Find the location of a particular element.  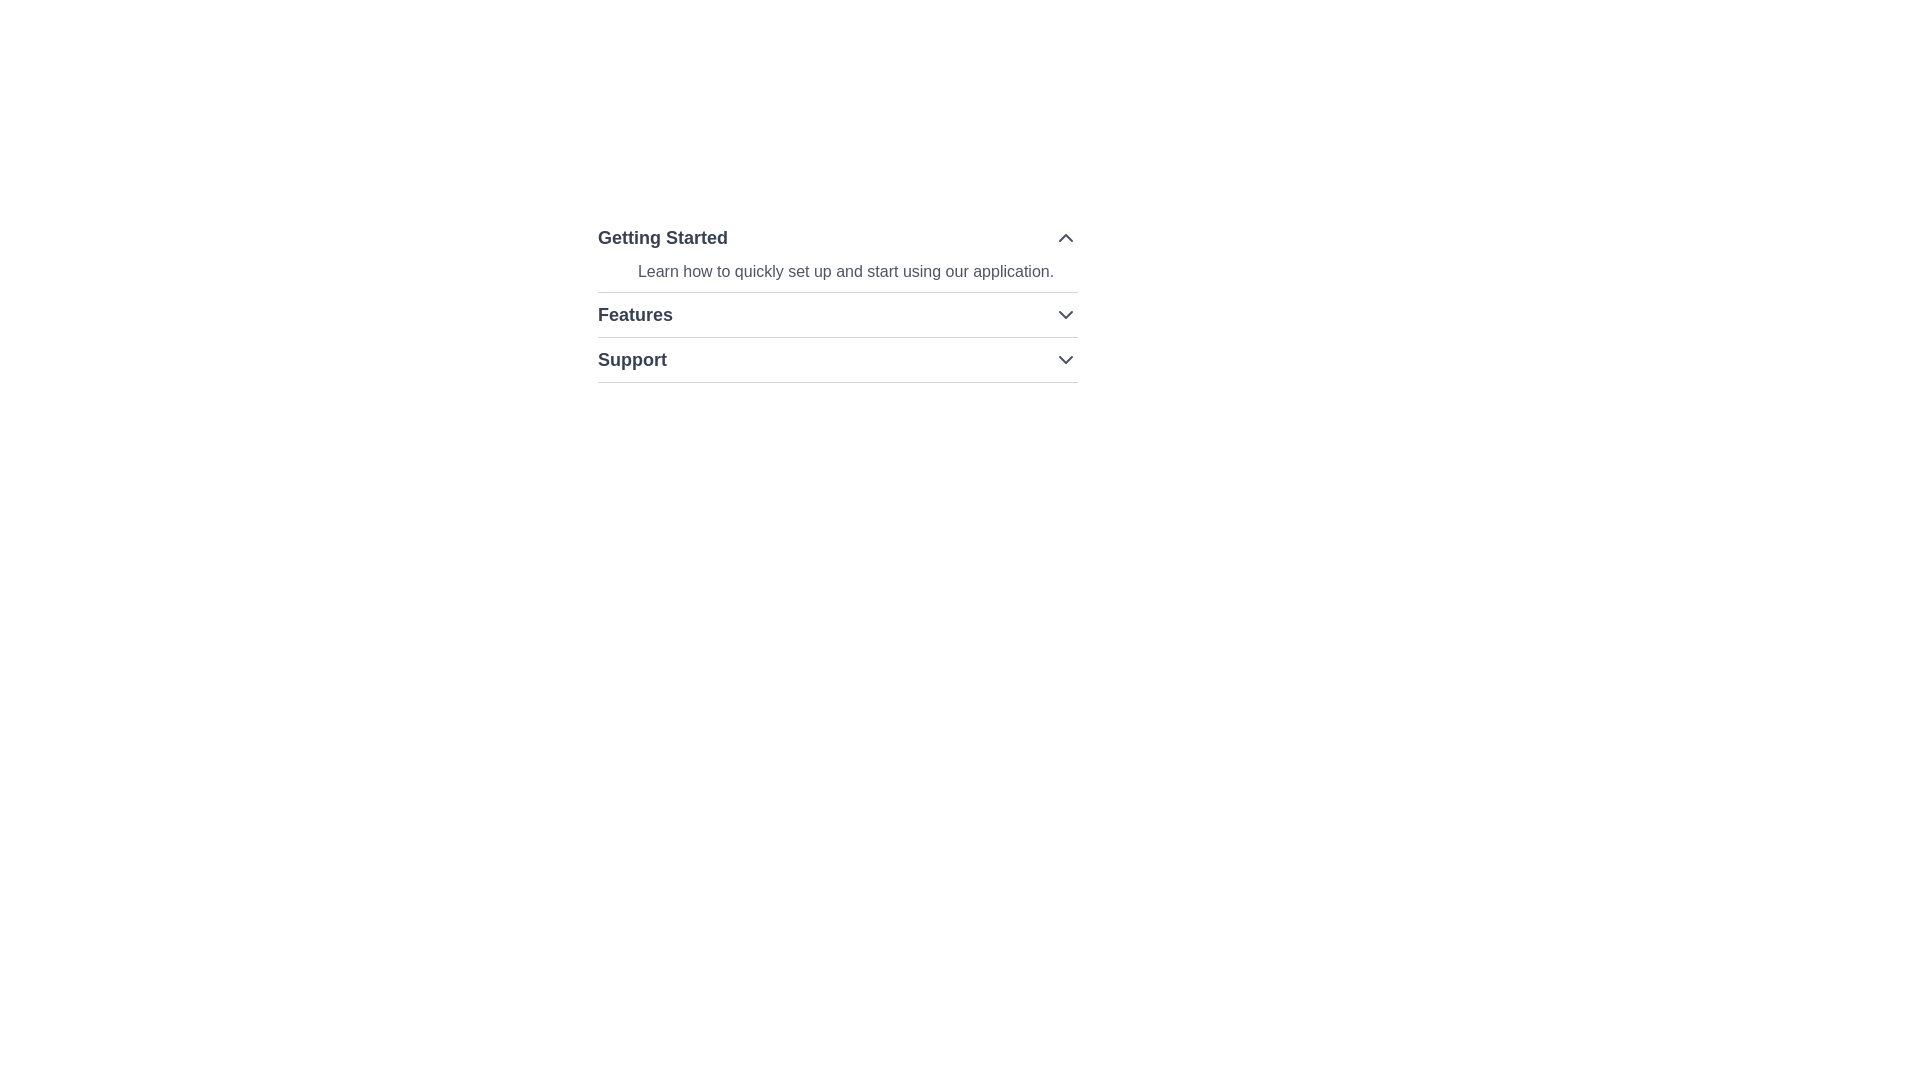

the Chevron indicator icon (SVG) located at the far right of the 'Support' row is located at coordinates (1064, 358).